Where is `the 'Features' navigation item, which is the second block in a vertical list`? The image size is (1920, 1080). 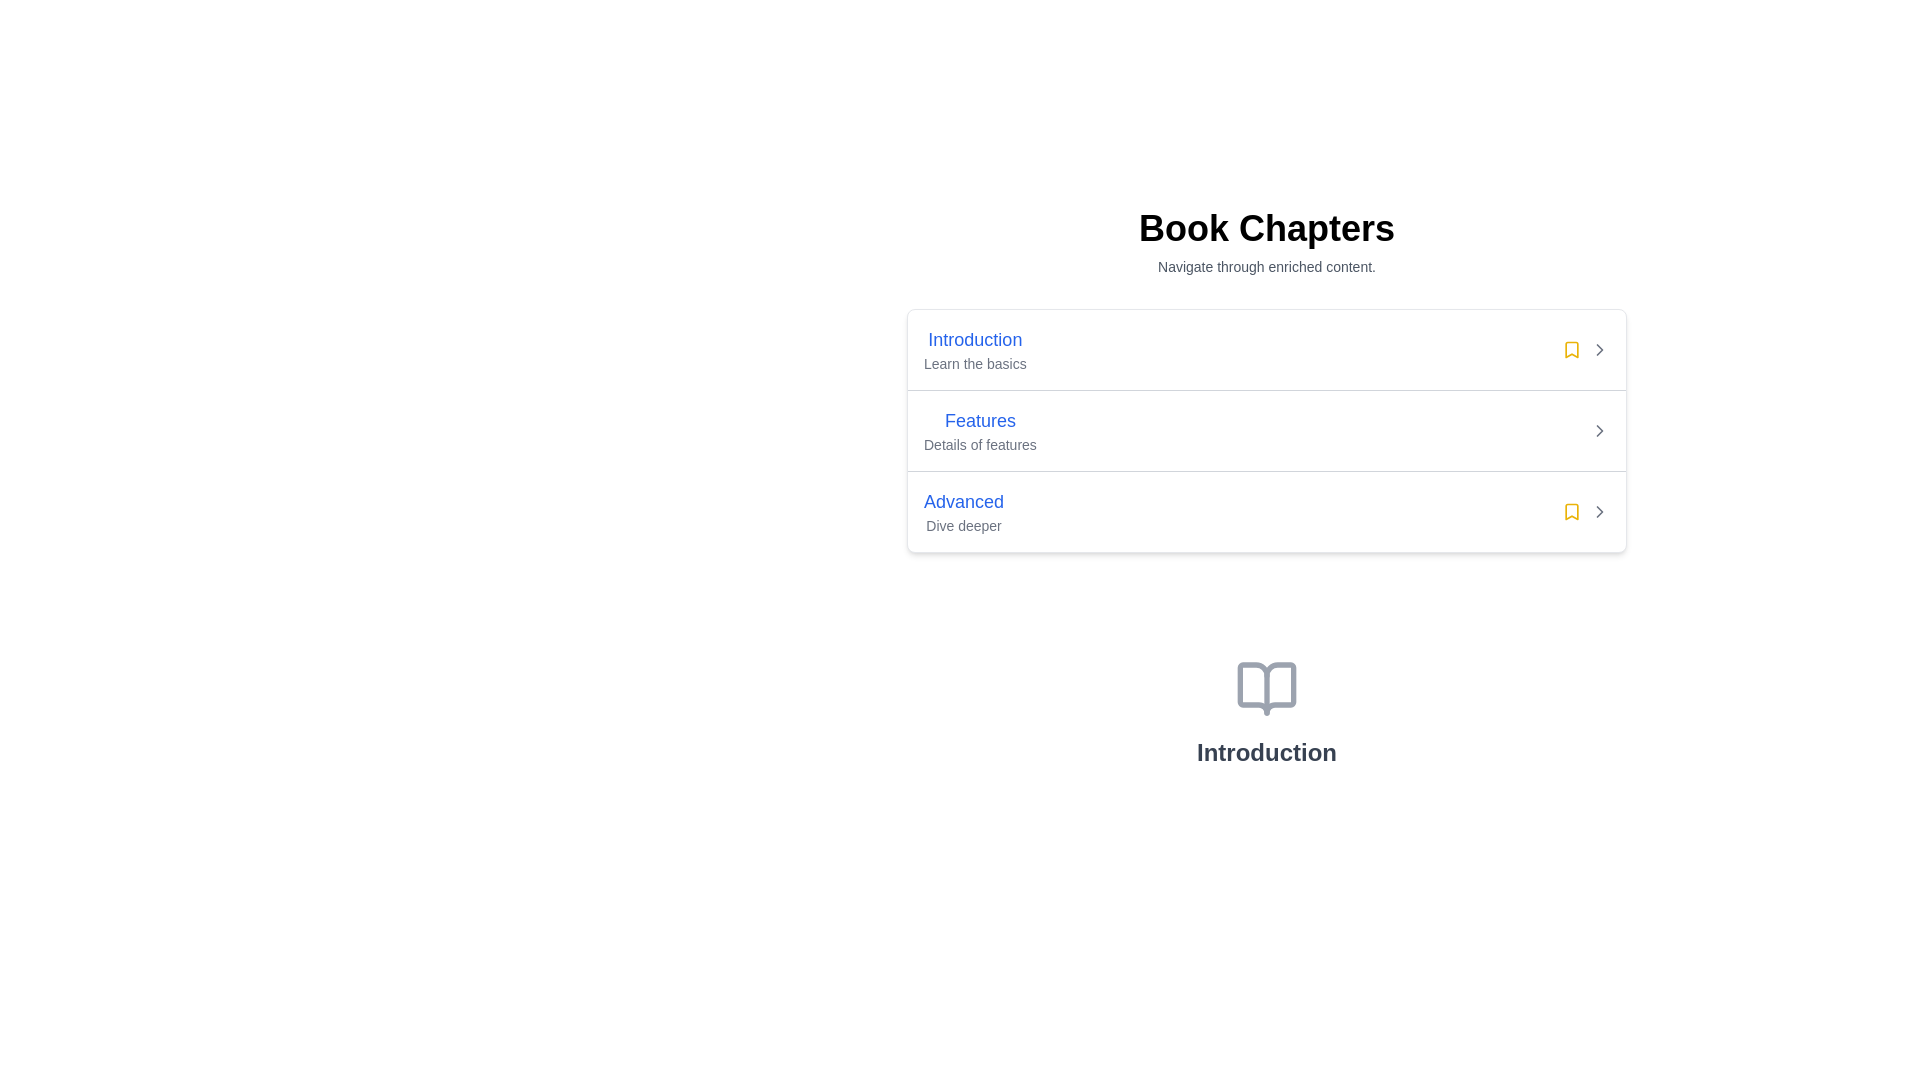
the 'Features' navigation item, which is the second block in a vertical list is located at coordinates (1266, 428).